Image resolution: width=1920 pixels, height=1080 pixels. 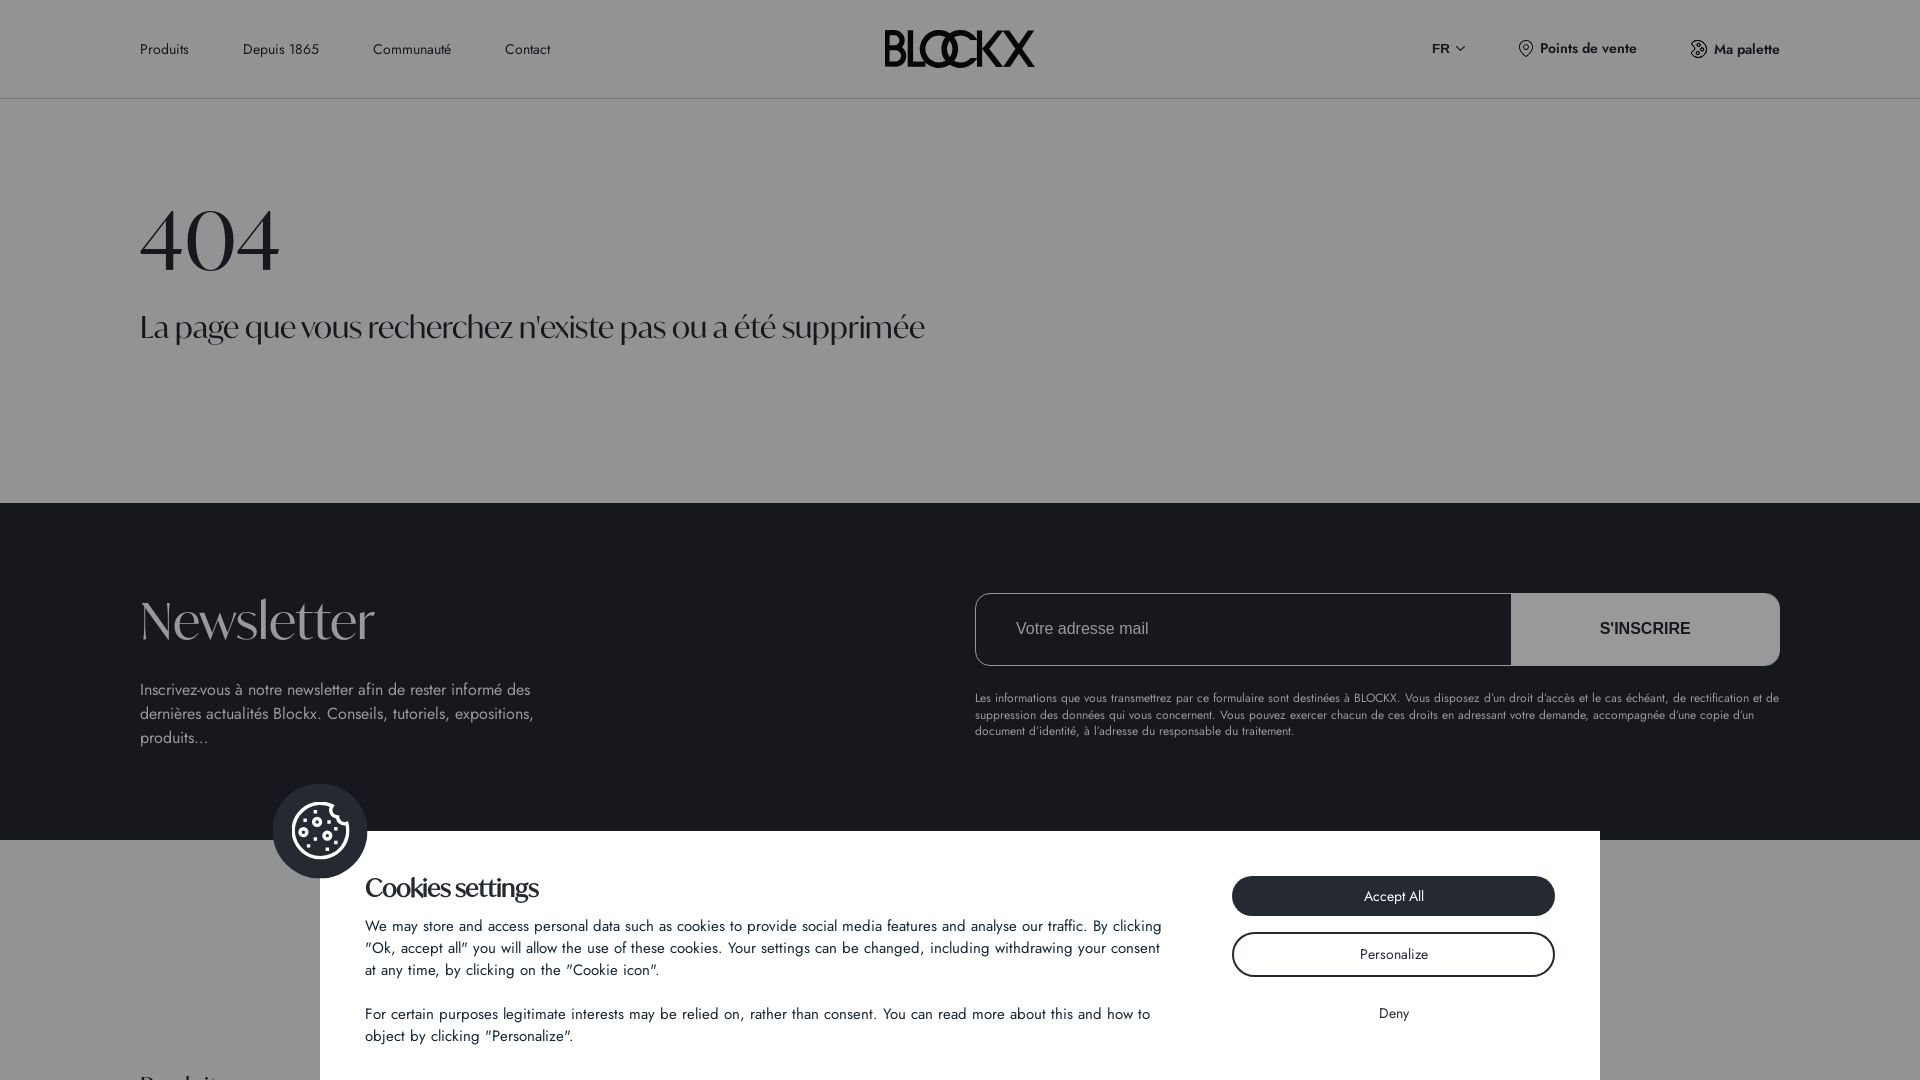 What do you see at coordinates (1392, 953) in the screenshot?
I see `'Personalize'` at bounding box center [1392, 953].